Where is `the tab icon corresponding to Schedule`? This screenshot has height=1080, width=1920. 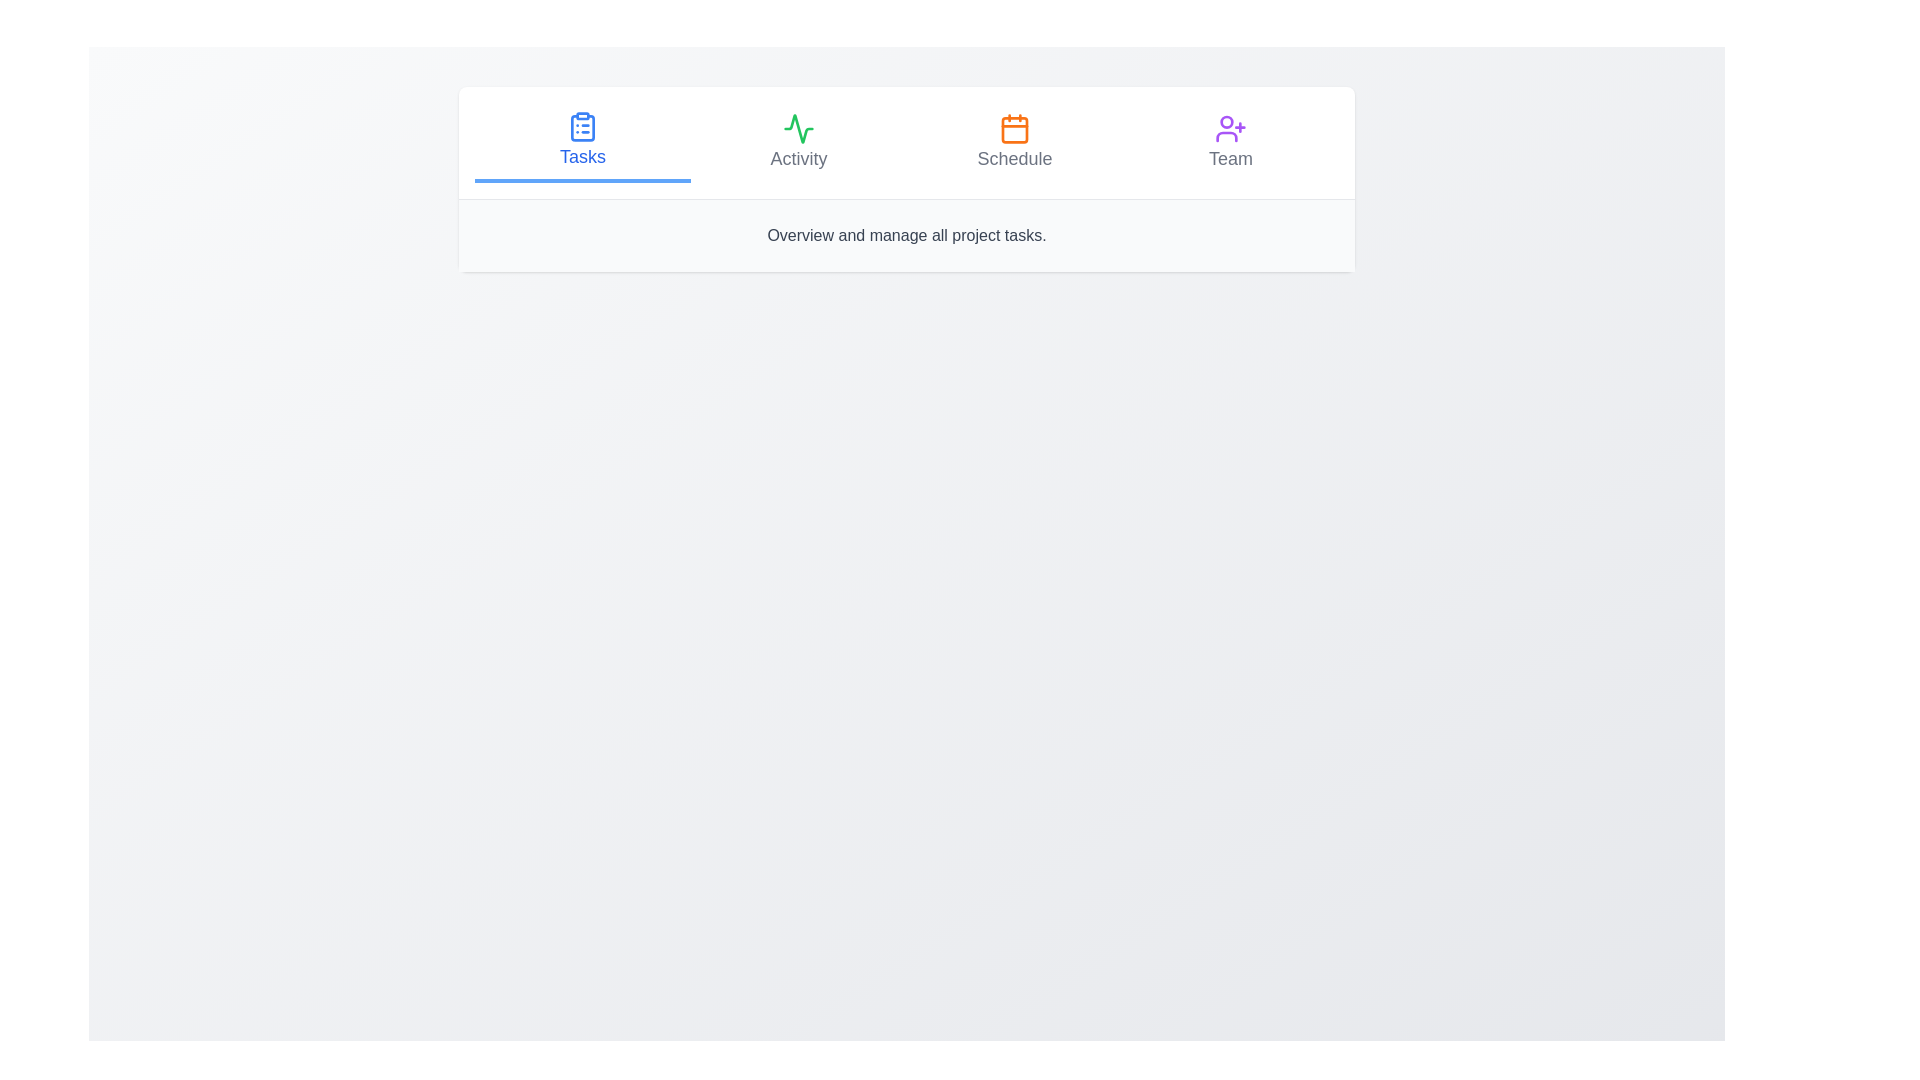
the tab icon corresponding to Schedule is located at coordinates (1014, 128).